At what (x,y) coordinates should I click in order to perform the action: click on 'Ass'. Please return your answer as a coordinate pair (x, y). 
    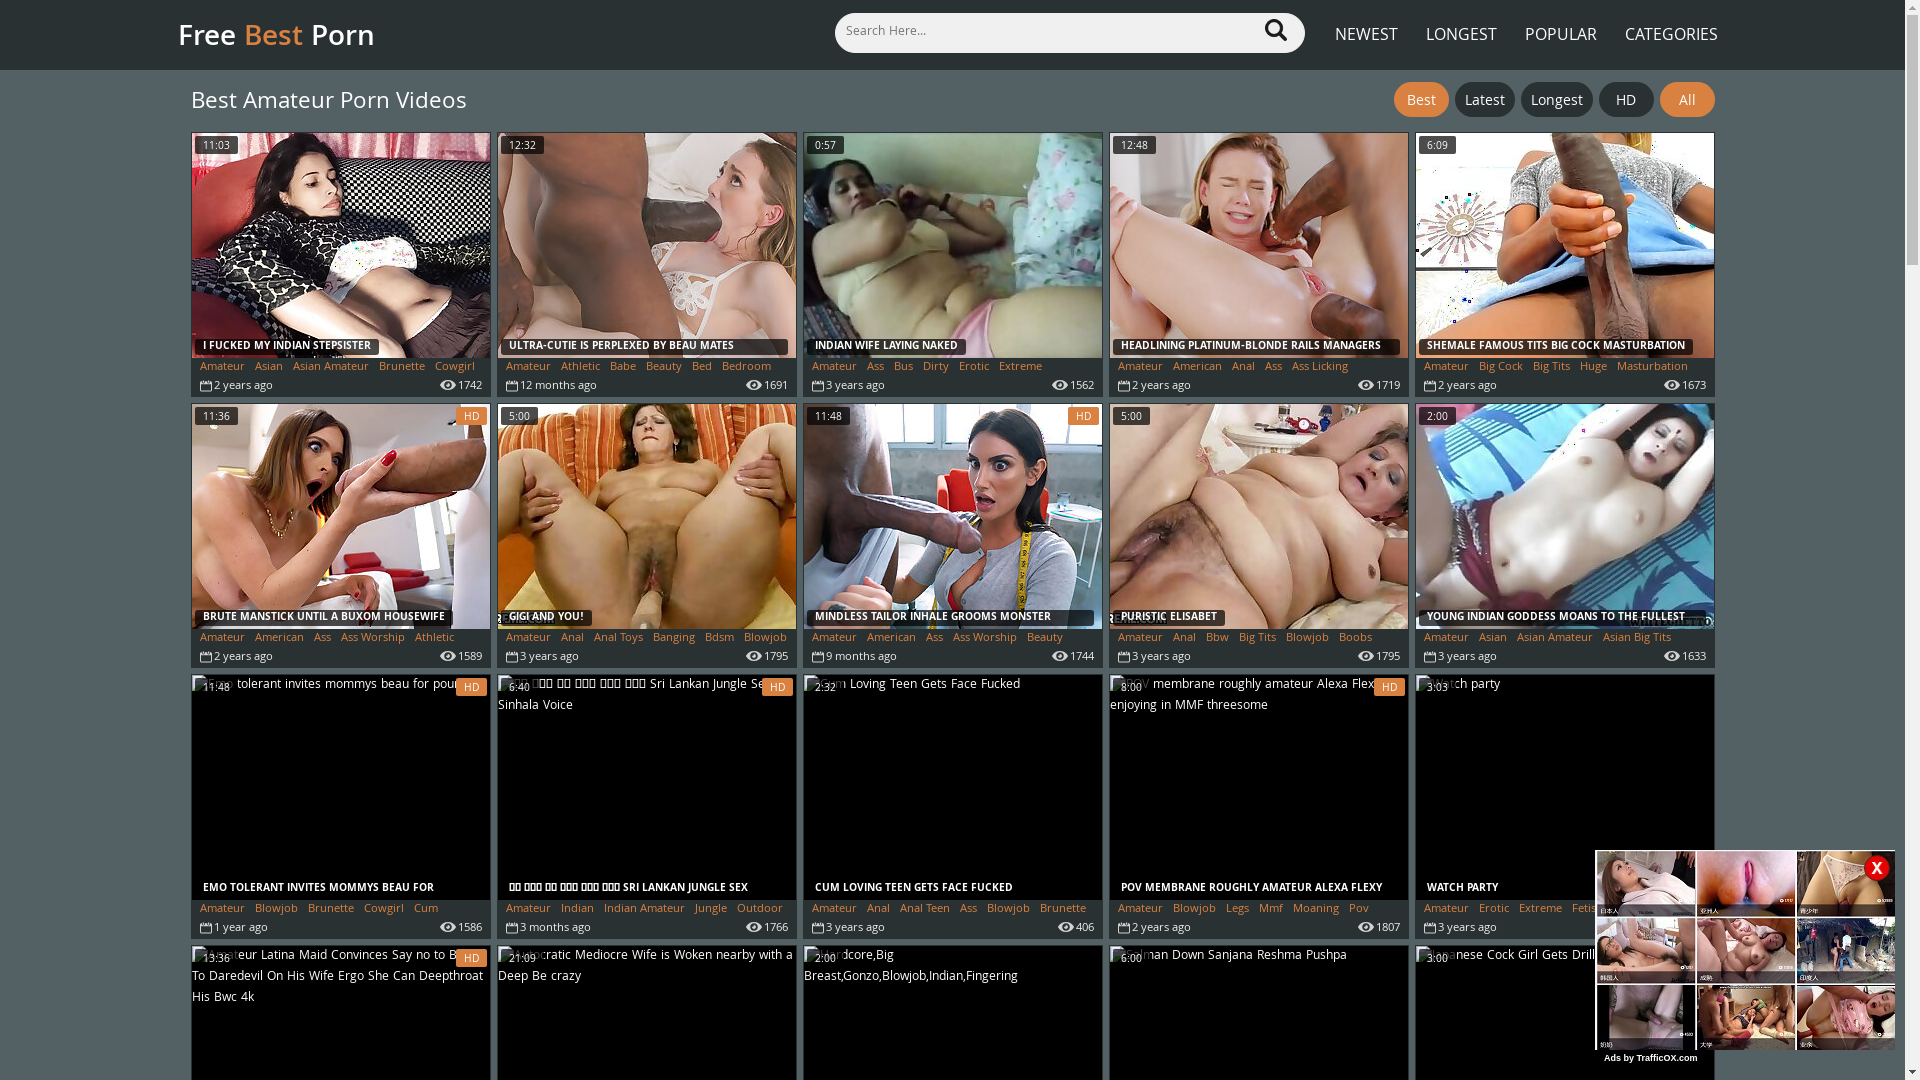
    Looking at the image, I should click on (925, 638).